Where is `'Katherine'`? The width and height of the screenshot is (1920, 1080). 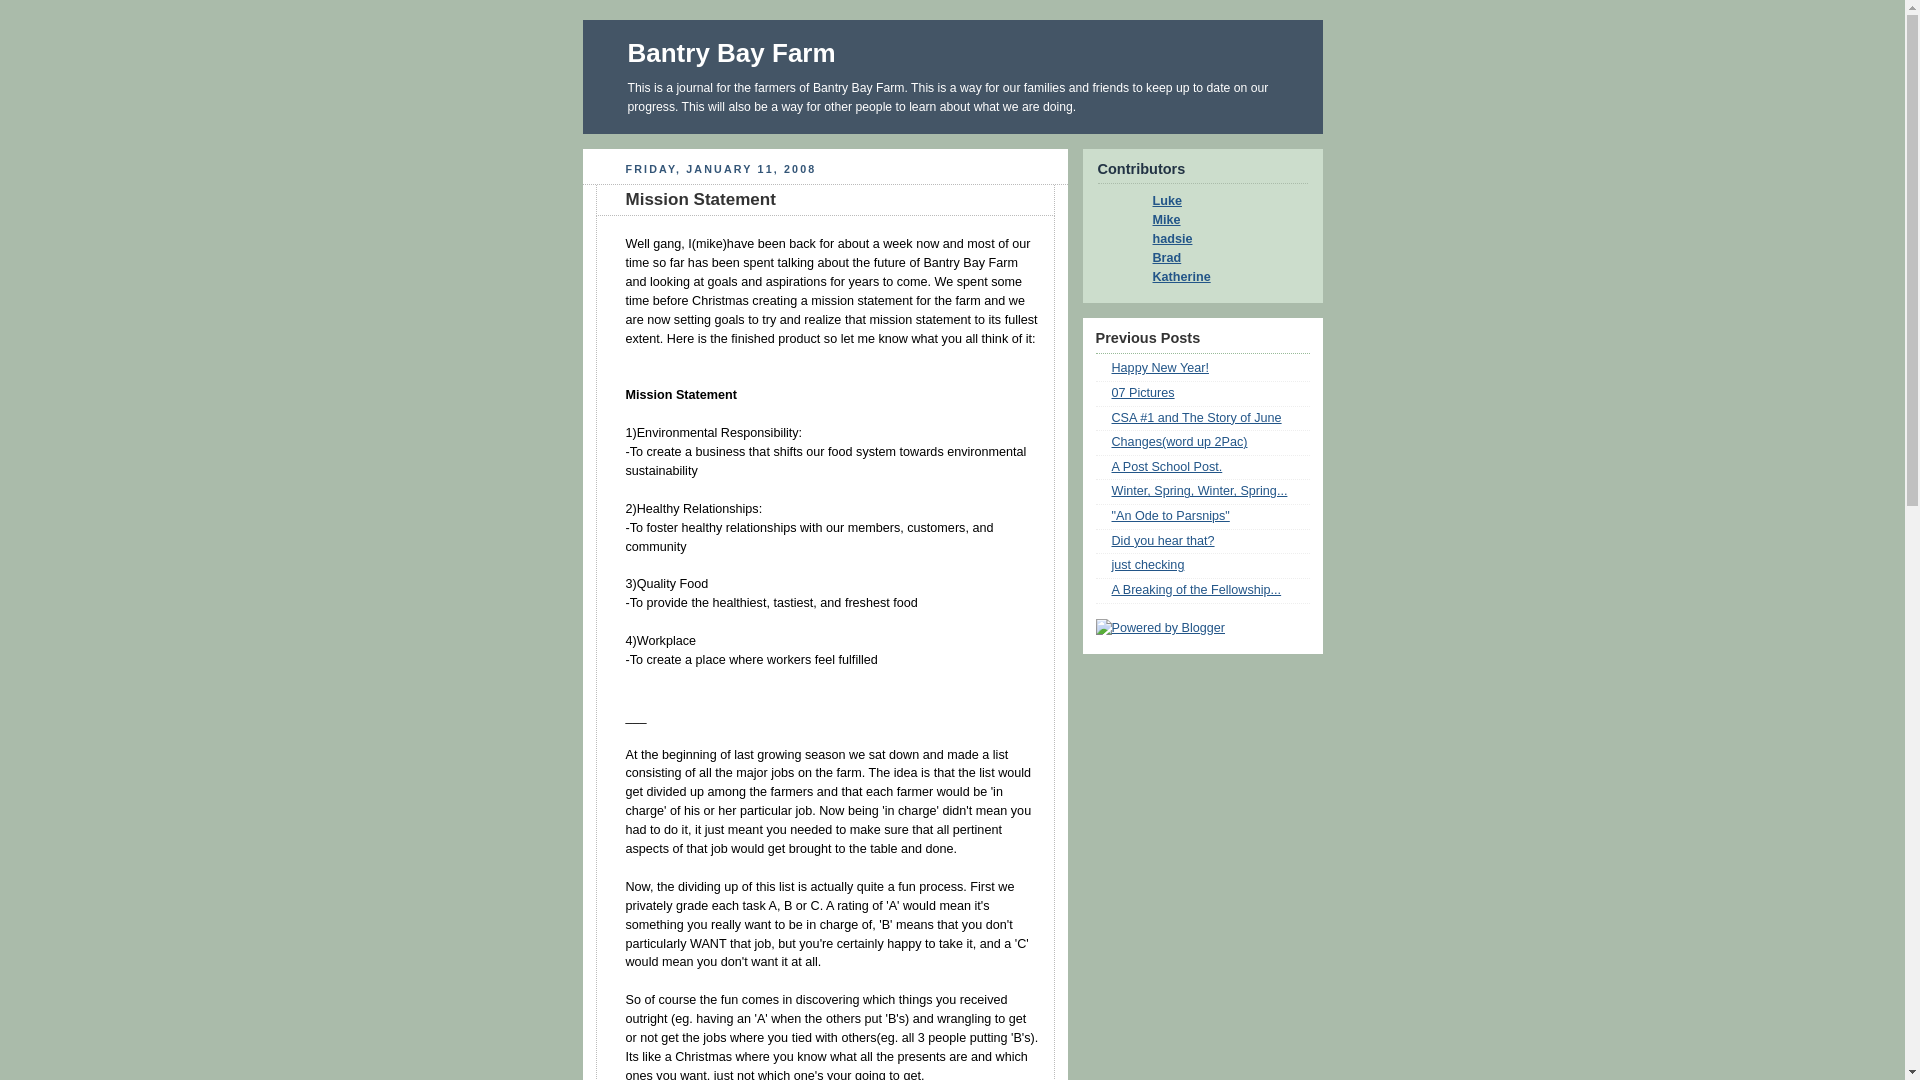 'Katherine' is located at coordinates (1137, 277).